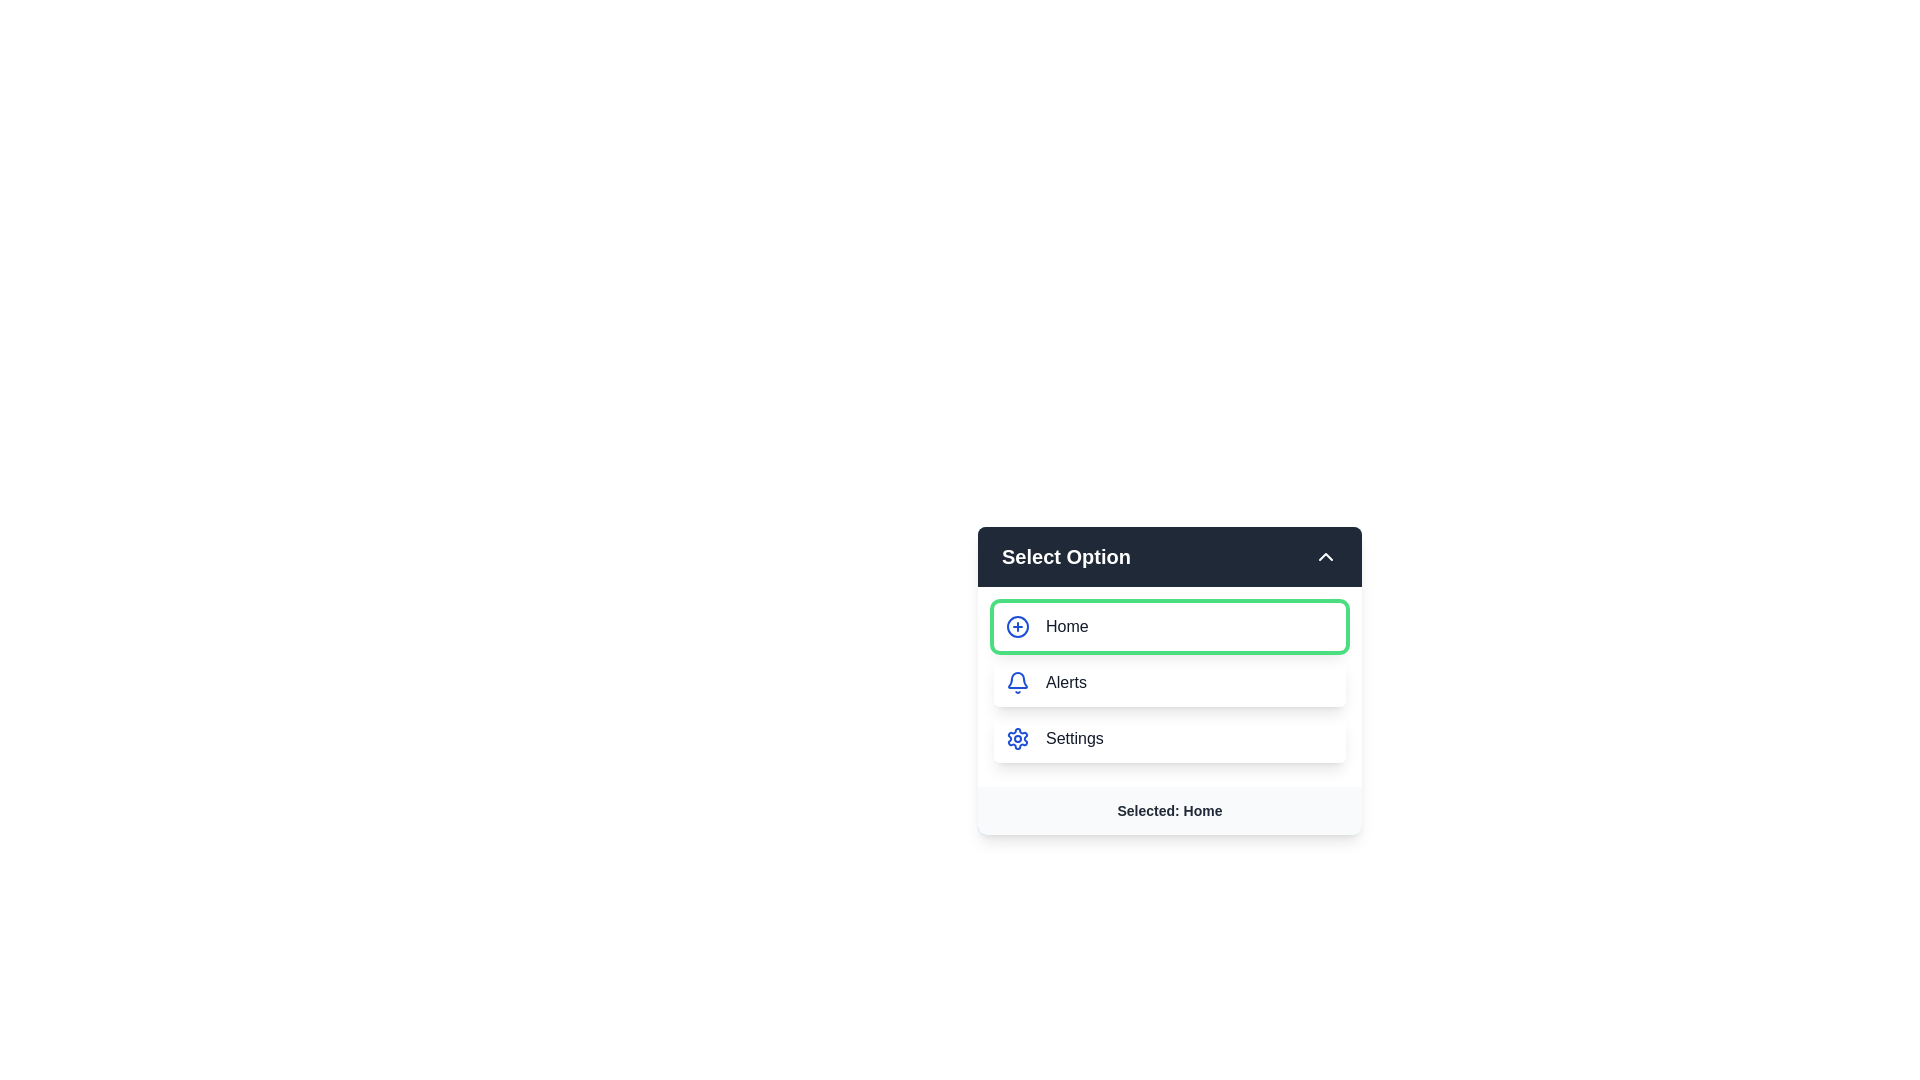 The image size is (1920, 1080). I want to click on text content of the 'Alerts' label located in the second item of the menu list, which is positioned between 'Home' and 'Settings', so click(1065, 681).